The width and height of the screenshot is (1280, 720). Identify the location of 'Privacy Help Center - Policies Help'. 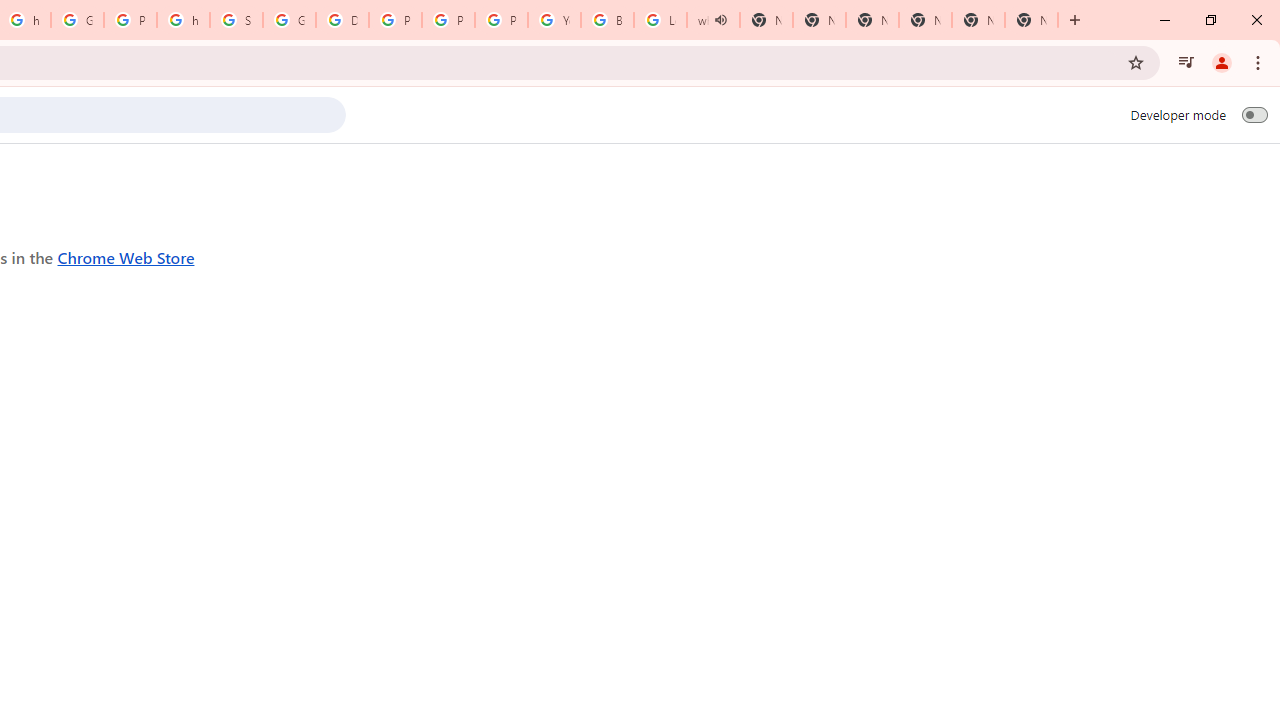
(447, 20).